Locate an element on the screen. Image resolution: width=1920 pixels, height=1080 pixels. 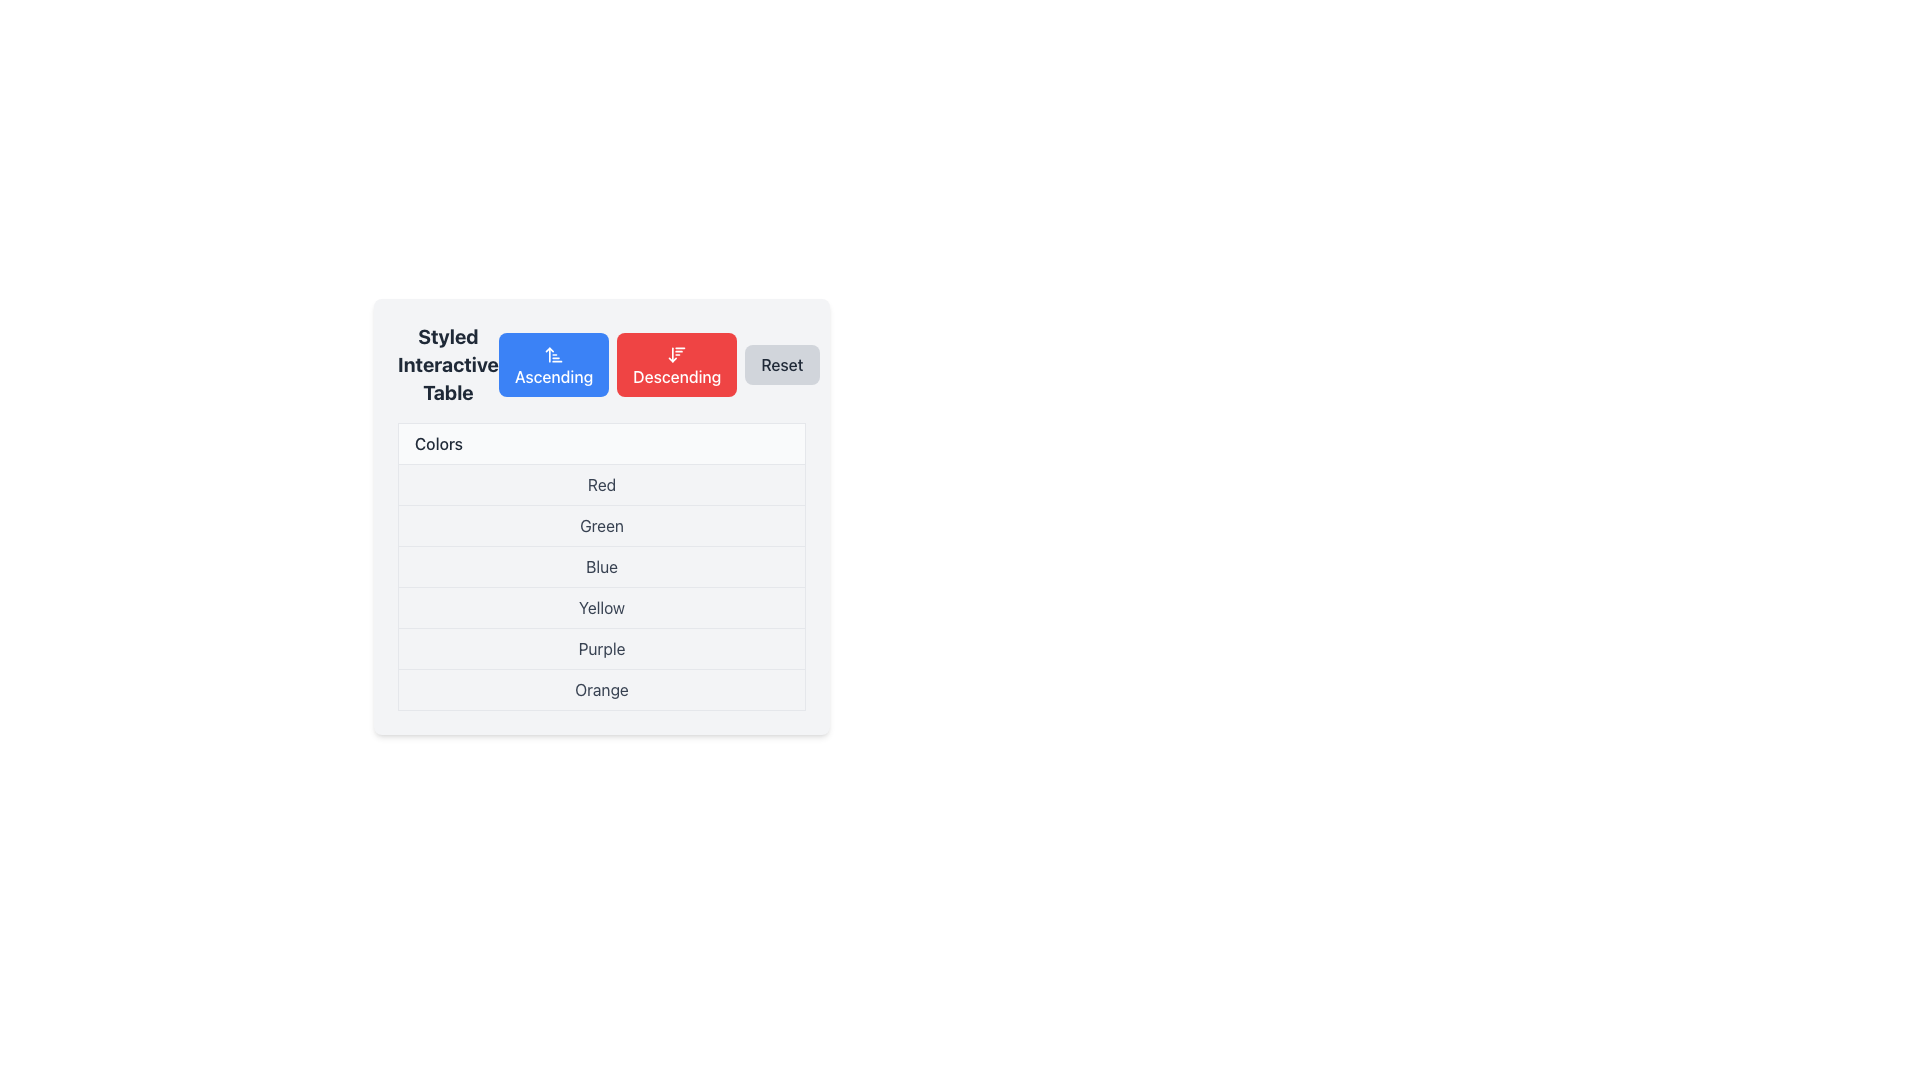
the upward arrow icon that is part of the 'Ascending' button, which is blue and located above the table with the 'Colors' column is located at coordinates (553, 353).